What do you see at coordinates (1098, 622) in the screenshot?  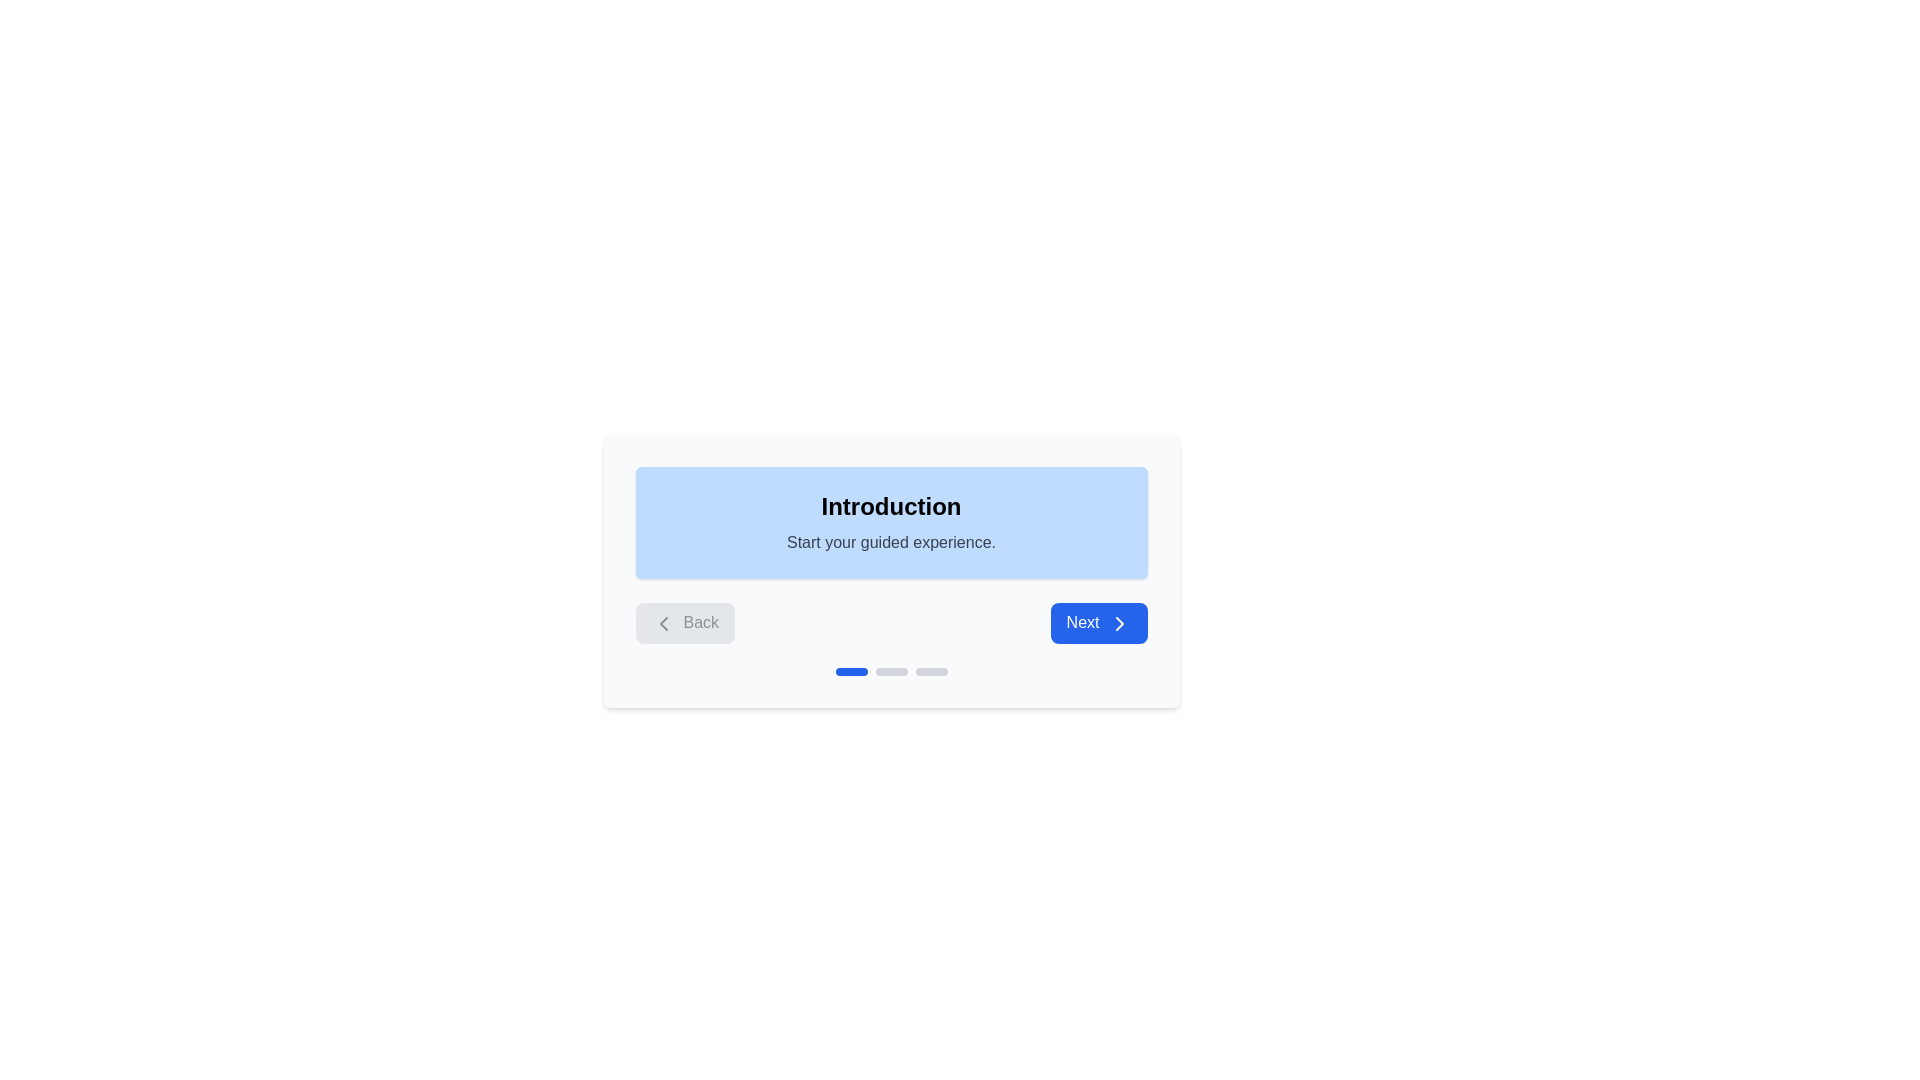 I see `'Next' button to navigate to the next step` at bounding box center [1098, 622].